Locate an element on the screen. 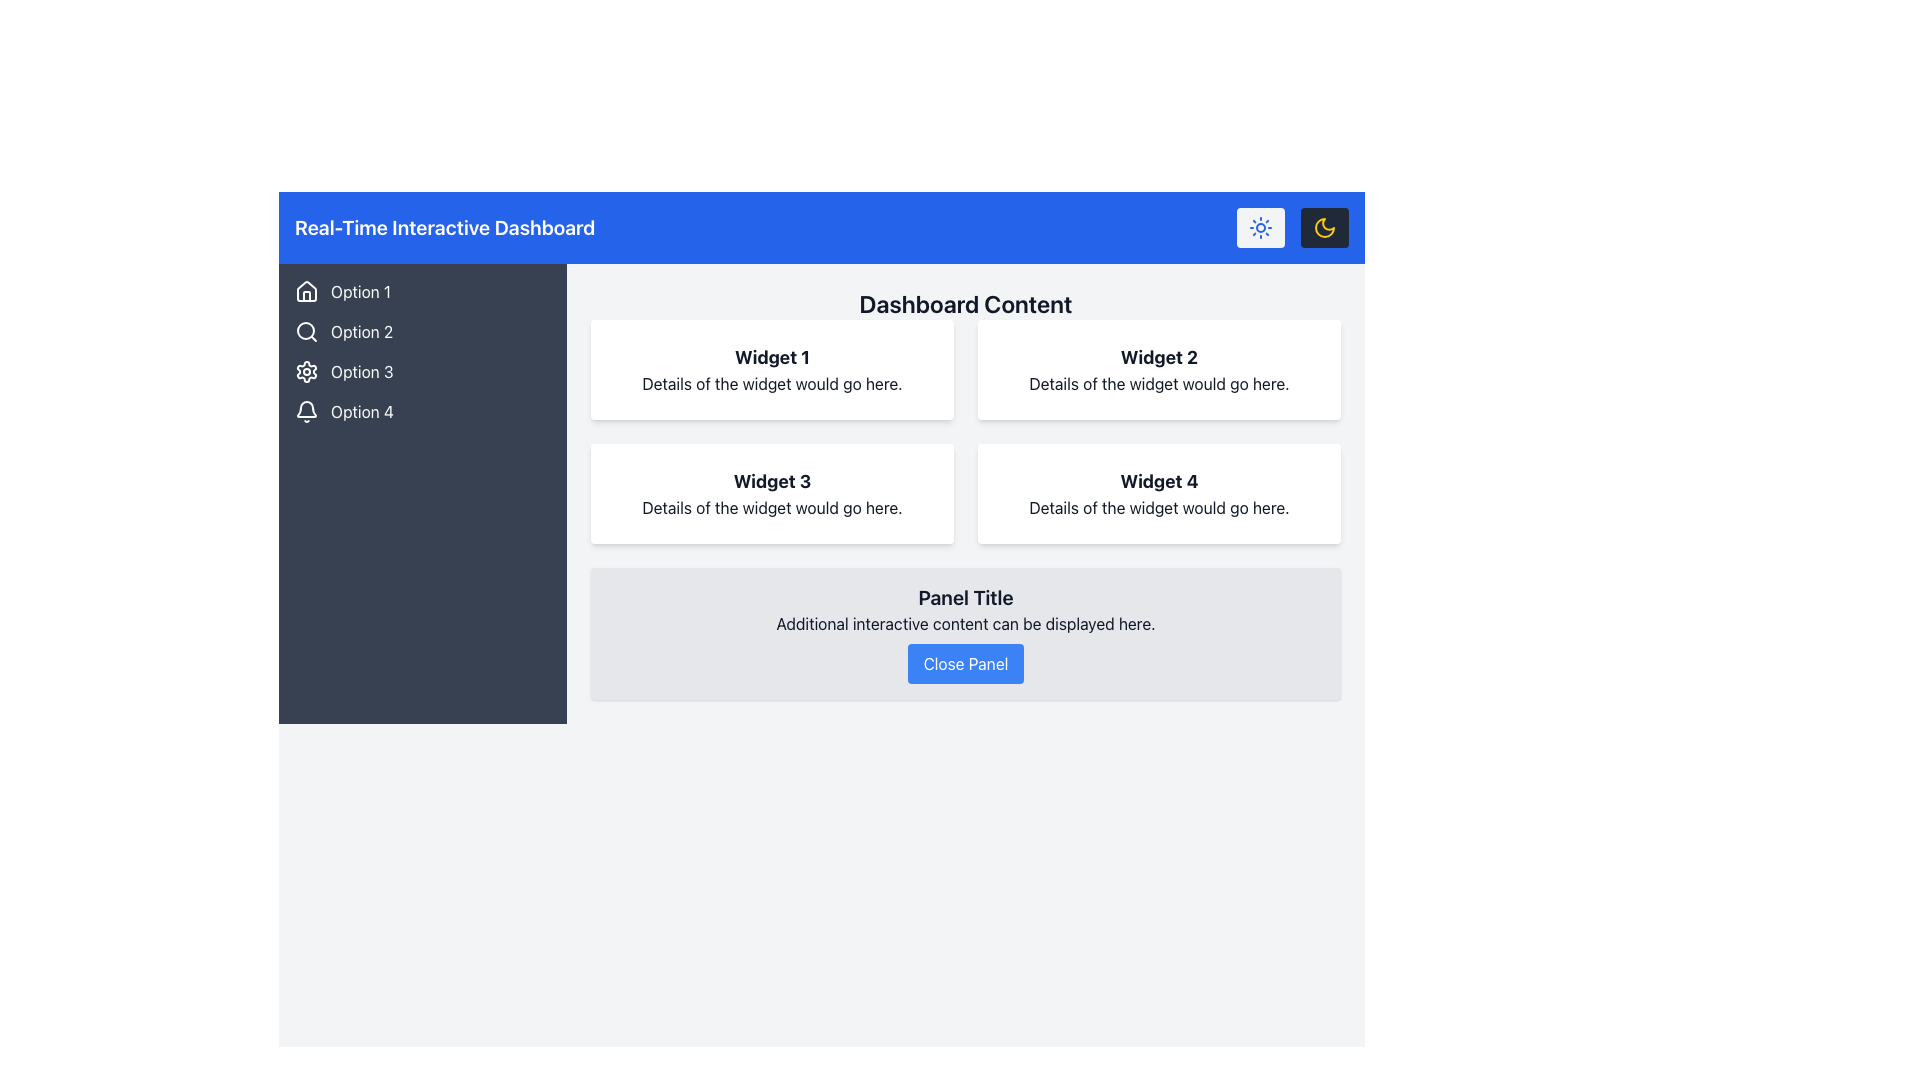 This screenshot has width=1920, height=1080. the text block that reads 'Details of the widget would go here.' located within the 'Widget 4' card, positioned below the title 'Widget 4' is located at coordinates (1159, 507).